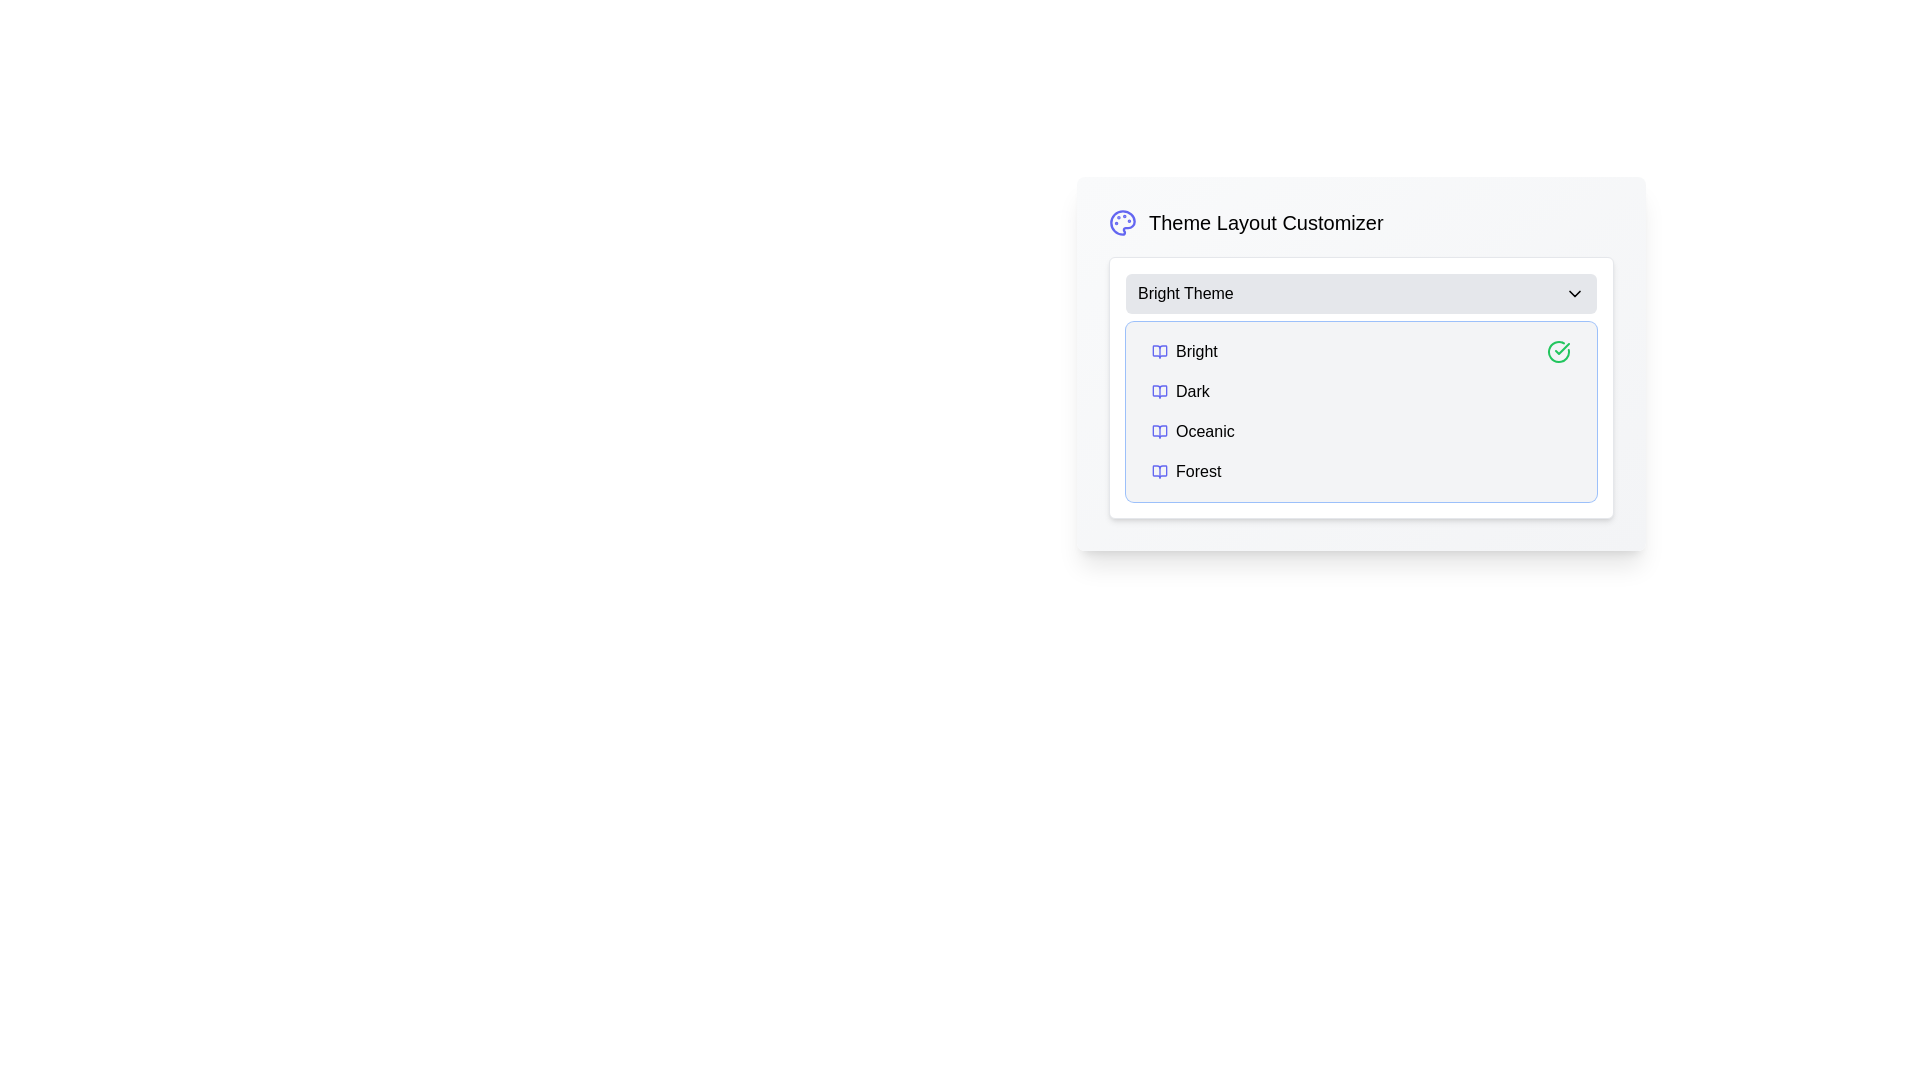  Describe the element at coordinates (1160, 350) in the screenshot. I see `the 'Bright' theme selection icon located to the left of the 'Bright' option in the Theme Layout Customizer` at that location.